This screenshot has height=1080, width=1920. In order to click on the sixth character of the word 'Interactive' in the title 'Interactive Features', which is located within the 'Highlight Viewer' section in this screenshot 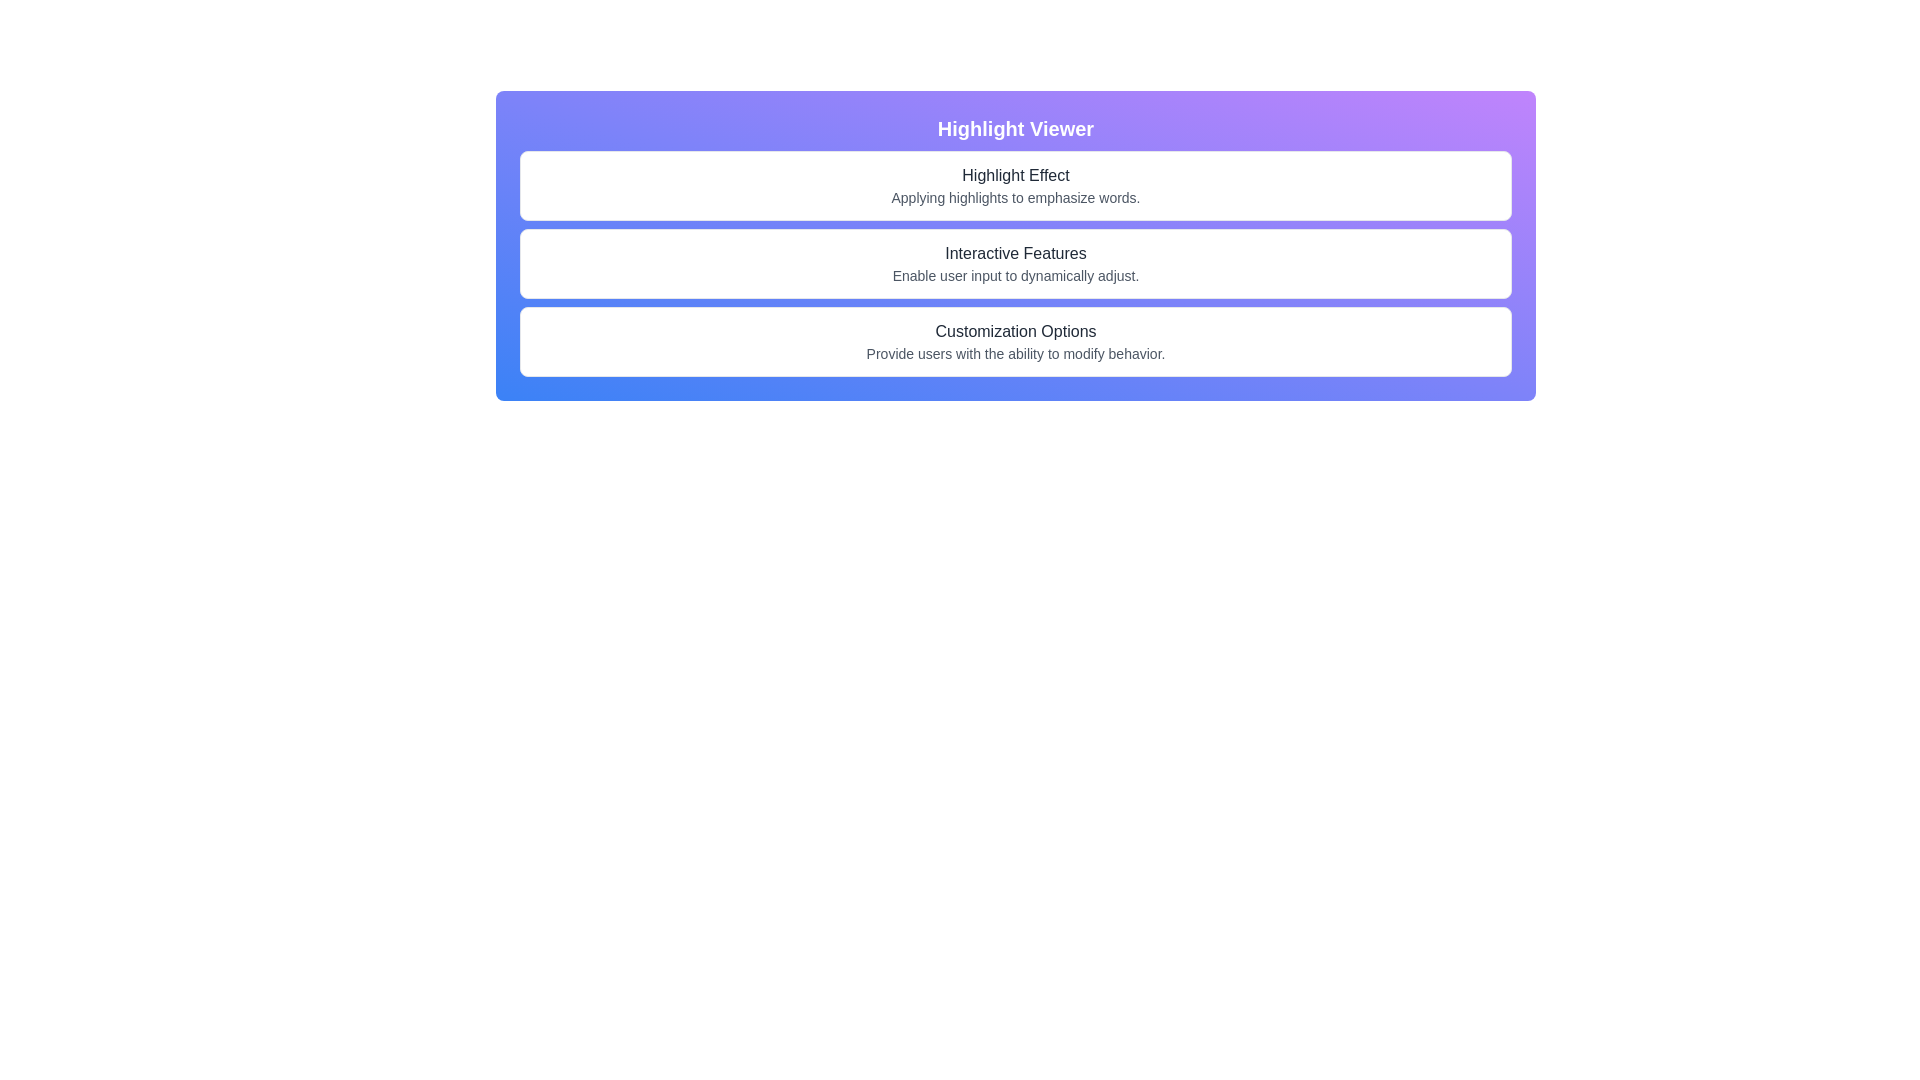, I will do `click(981, 252)`.